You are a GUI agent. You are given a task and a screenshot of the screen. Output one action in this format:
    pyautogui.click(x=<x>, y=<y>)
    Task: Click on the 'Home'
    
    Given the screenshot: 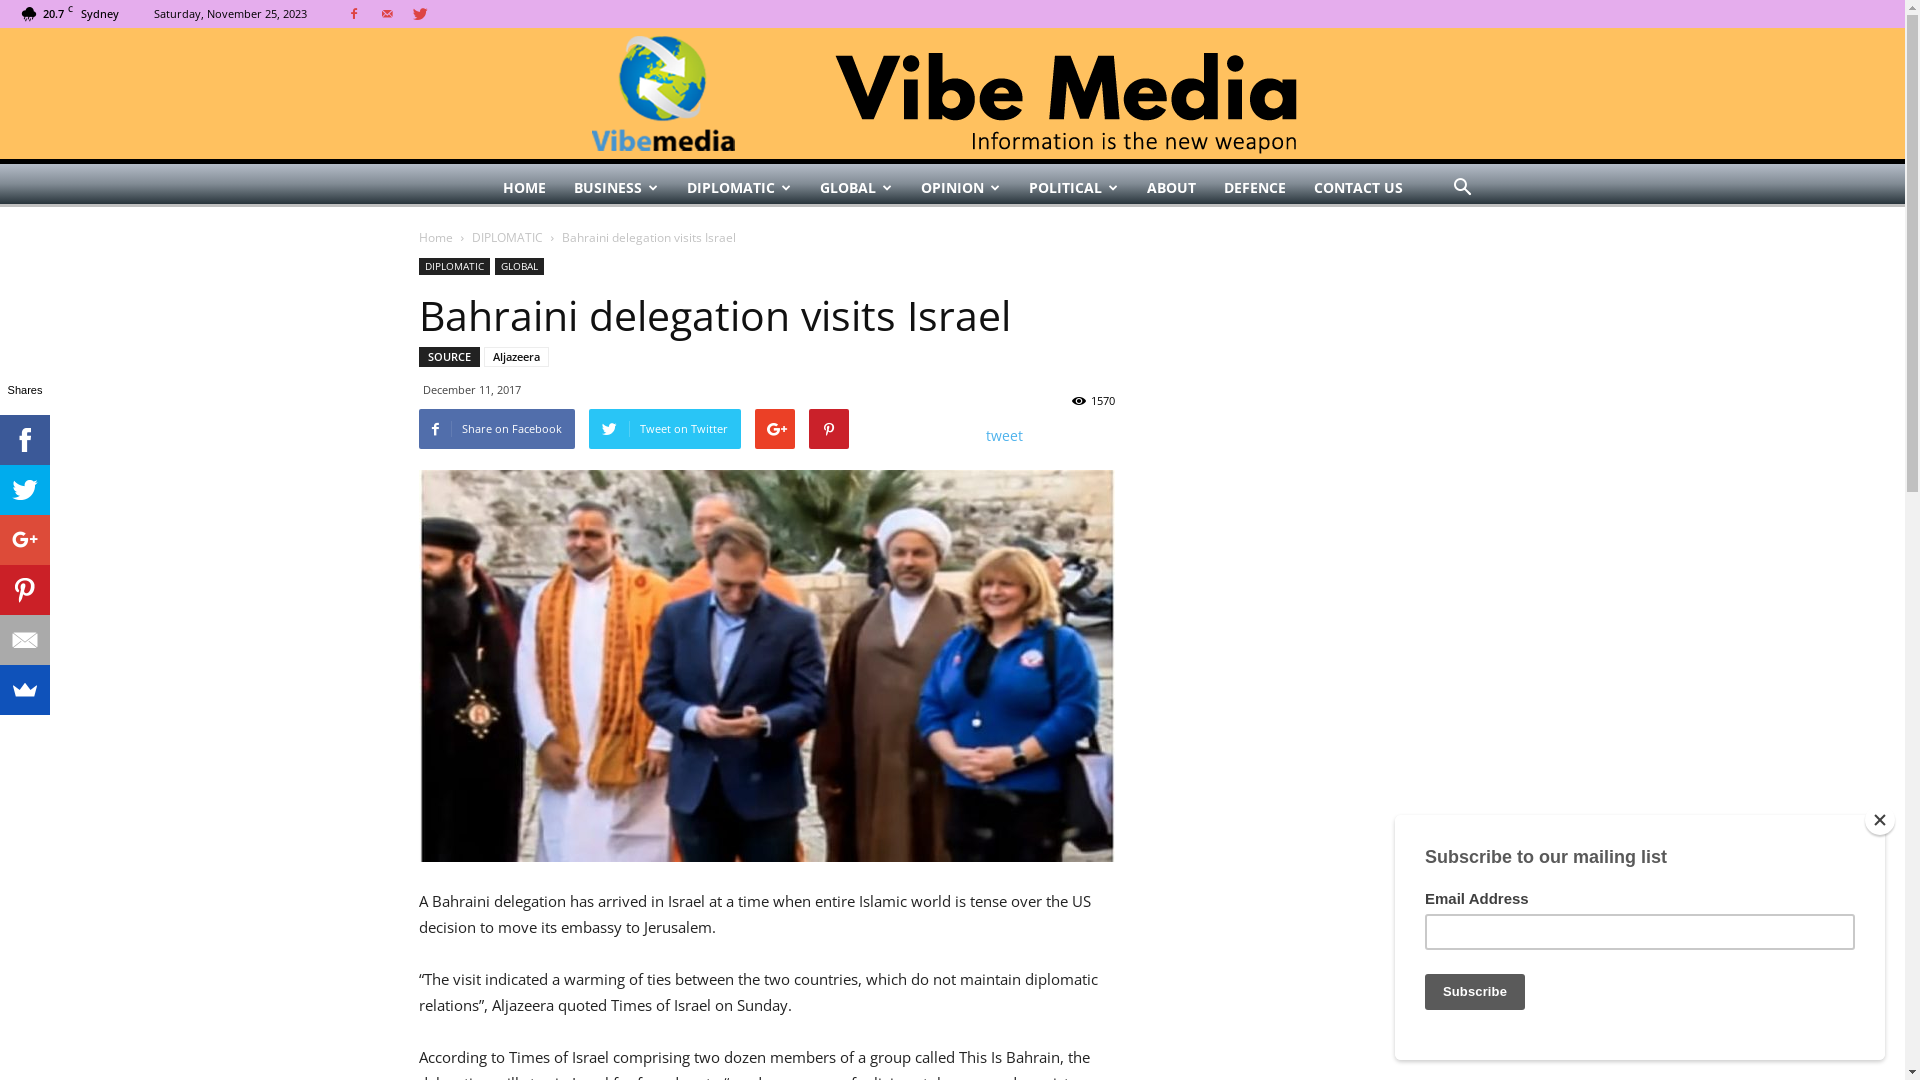 What is the action you would take?
    pyautogui.click(x=434, y=236)
    